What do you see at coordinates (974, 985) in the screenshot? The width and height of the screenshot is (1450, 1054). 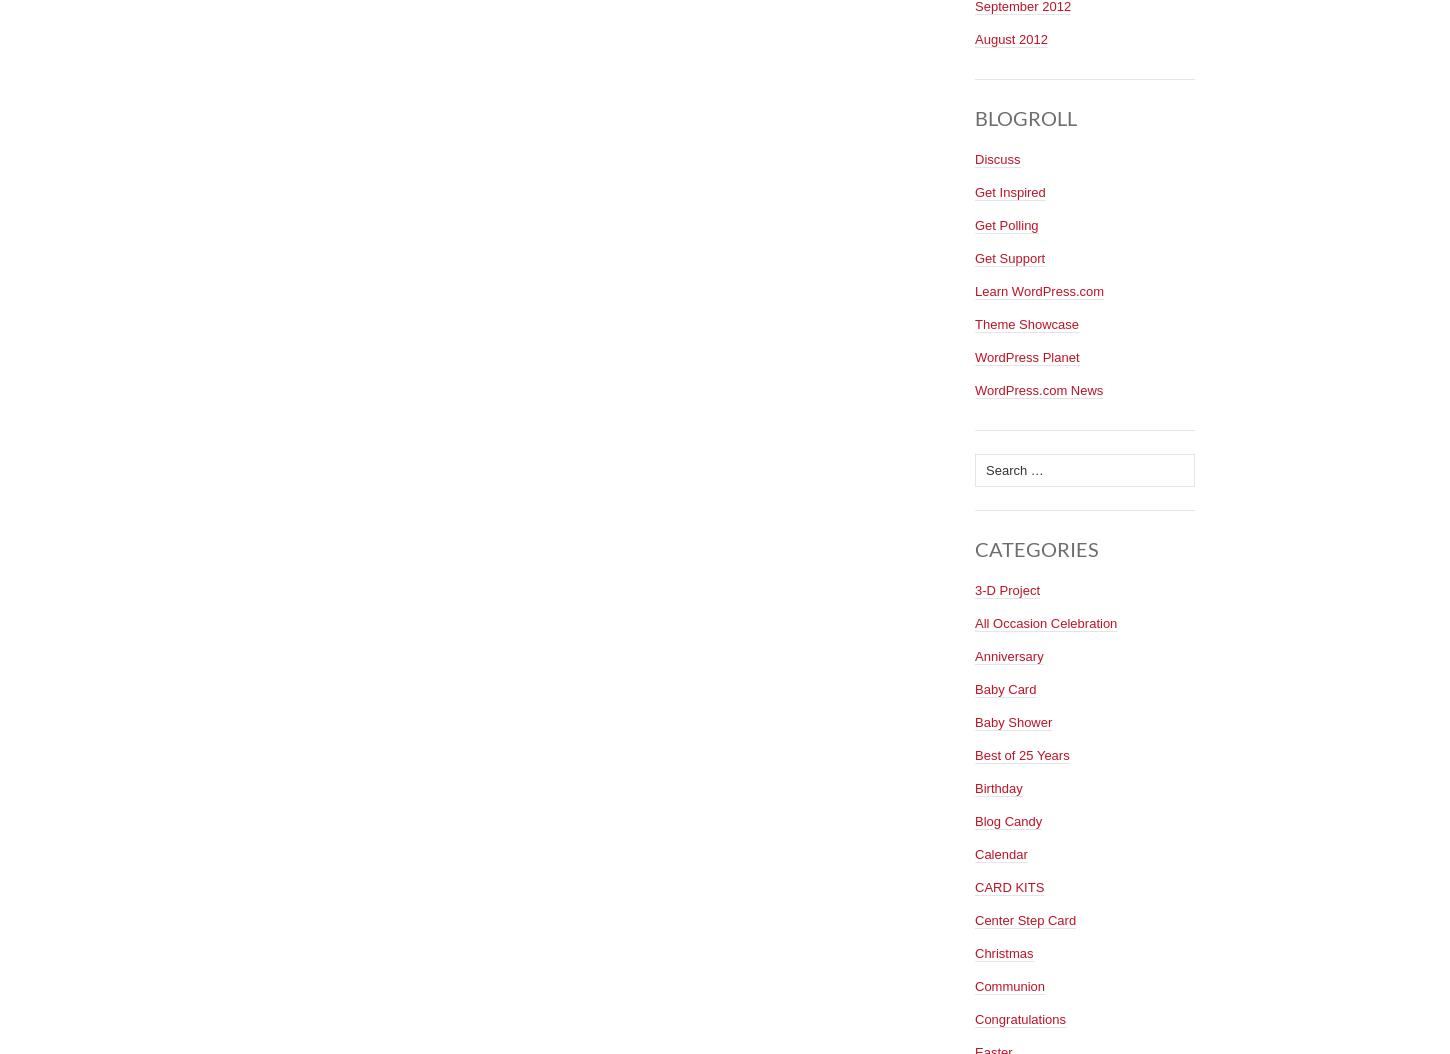 I see `'Communion'` at bounding box center [974, 985].